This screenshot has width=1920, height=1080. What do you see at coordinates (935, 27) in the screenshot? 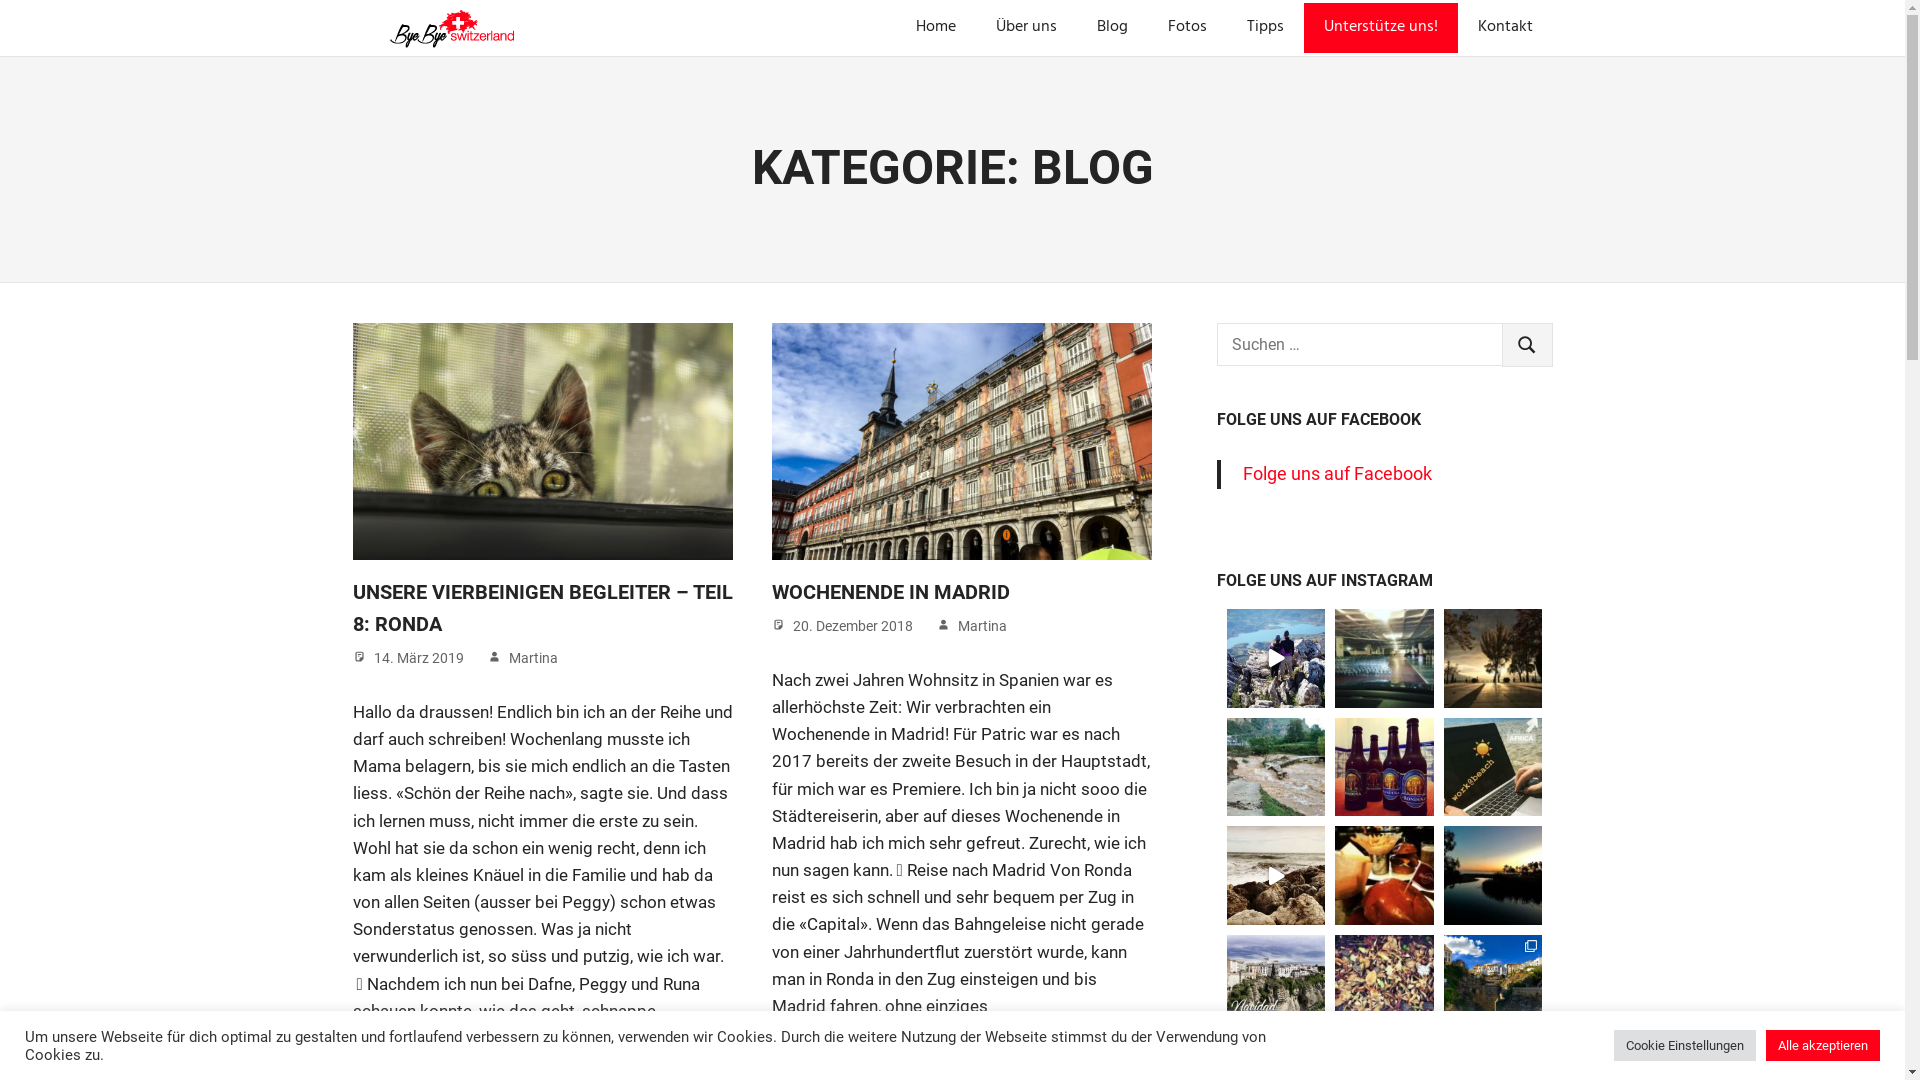
I see `'Home'` at bounding box center [935, 27].